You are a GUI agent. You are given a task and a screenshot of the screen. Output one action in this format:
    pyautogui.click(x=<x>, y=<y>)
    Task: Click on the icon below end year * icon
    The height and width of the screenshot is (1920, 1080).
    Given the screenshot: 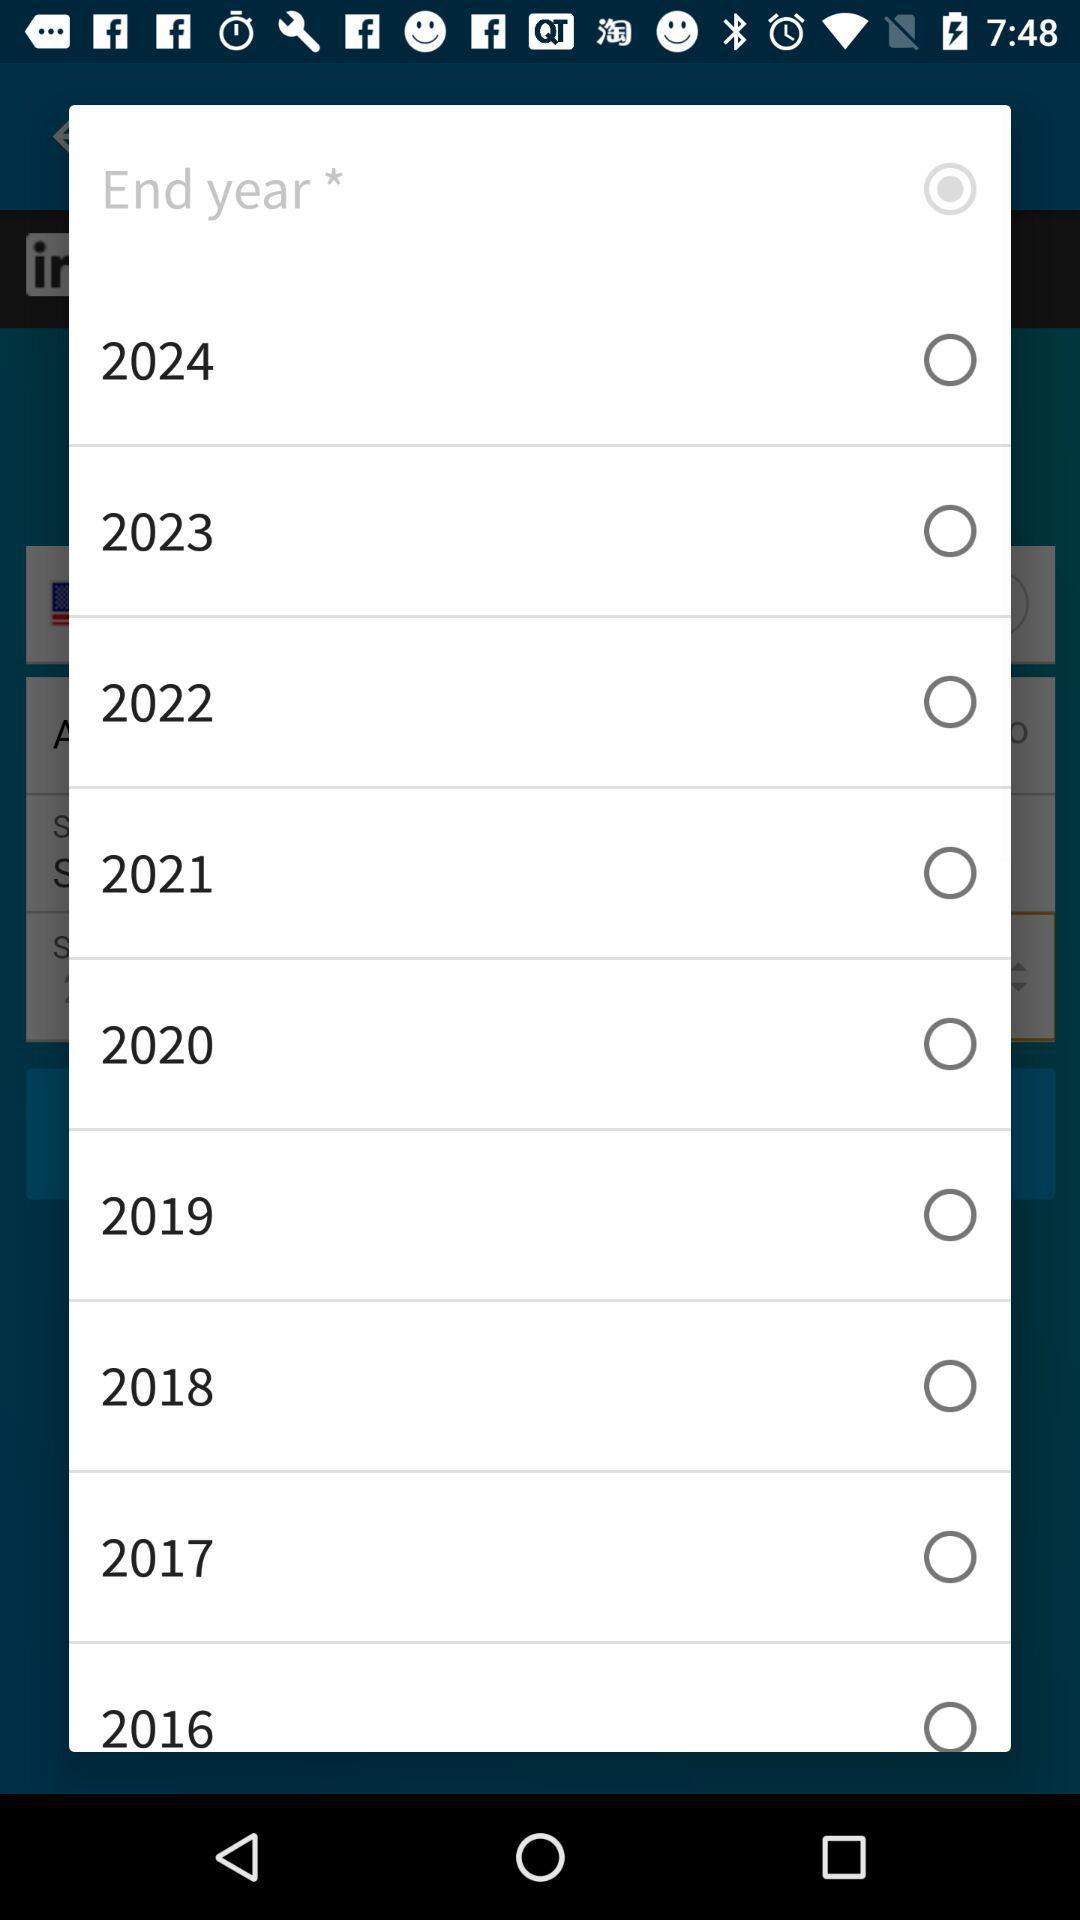 What is the action you would take?
    pyautogui.click(x=540, y=360)
    